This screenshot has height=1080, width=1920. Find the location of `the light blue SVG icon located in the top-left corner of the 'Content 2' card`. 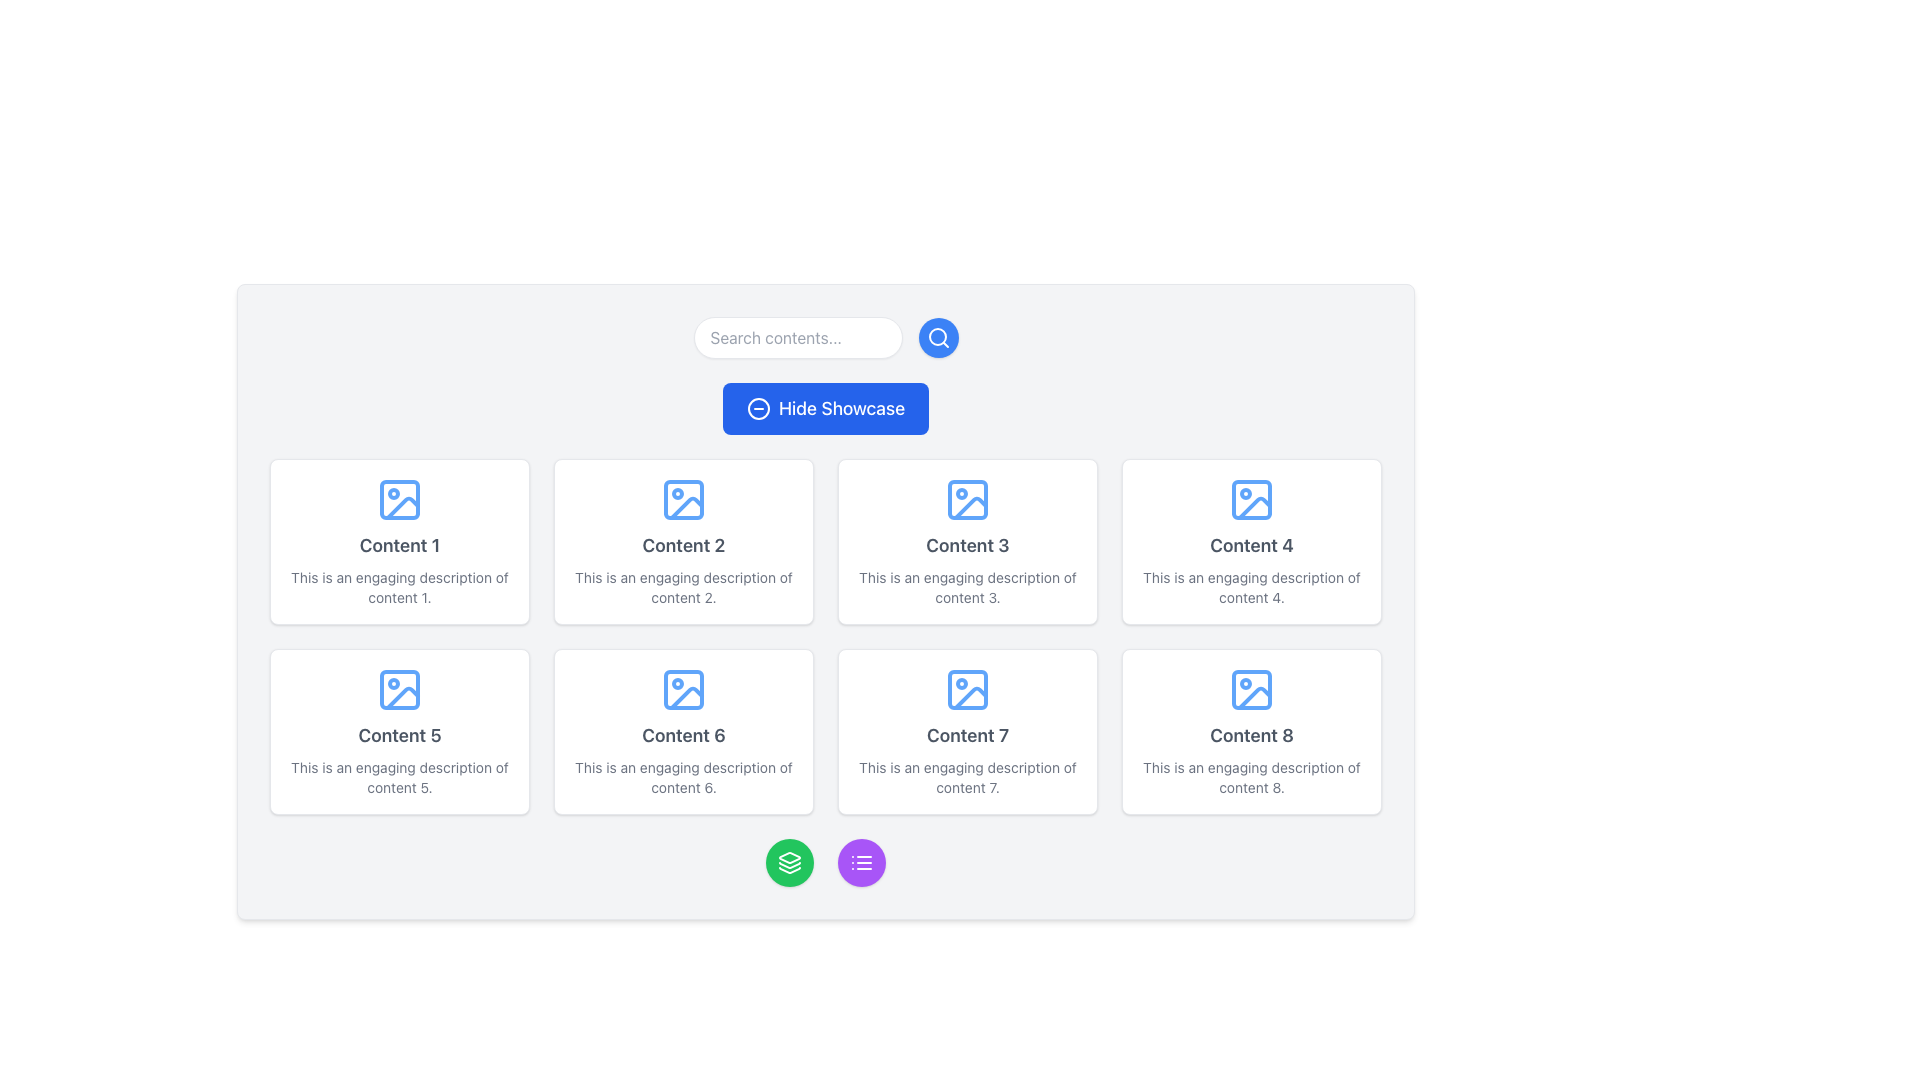

the light blue SVG icon located in the top-left corner of the 'Content 2' card is located at coordinates (684, 499).